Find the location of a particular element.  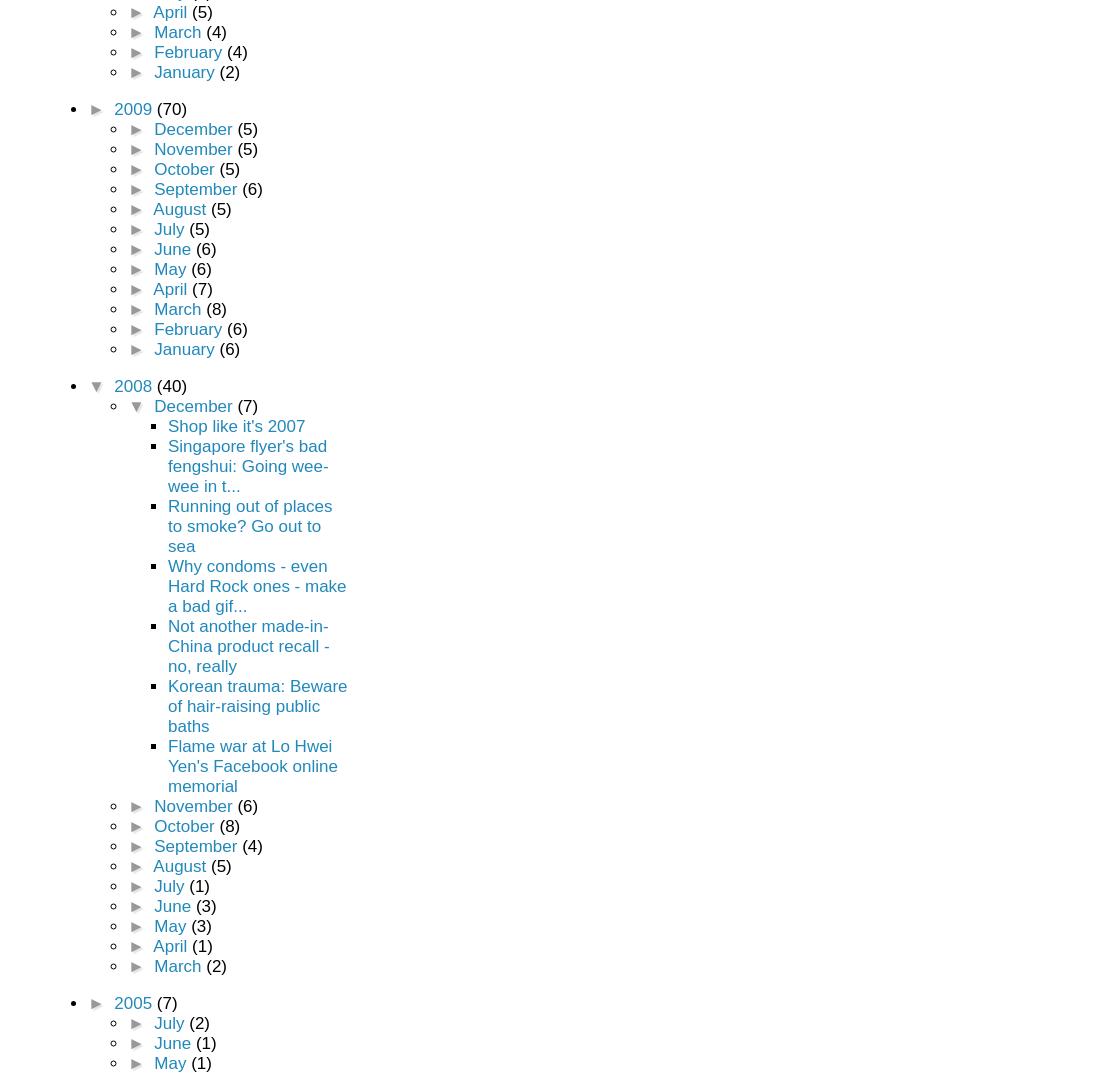

'Singapore flyer's bad fengshui: Going wee-wee in t...' is located at coordinates (246, 465).